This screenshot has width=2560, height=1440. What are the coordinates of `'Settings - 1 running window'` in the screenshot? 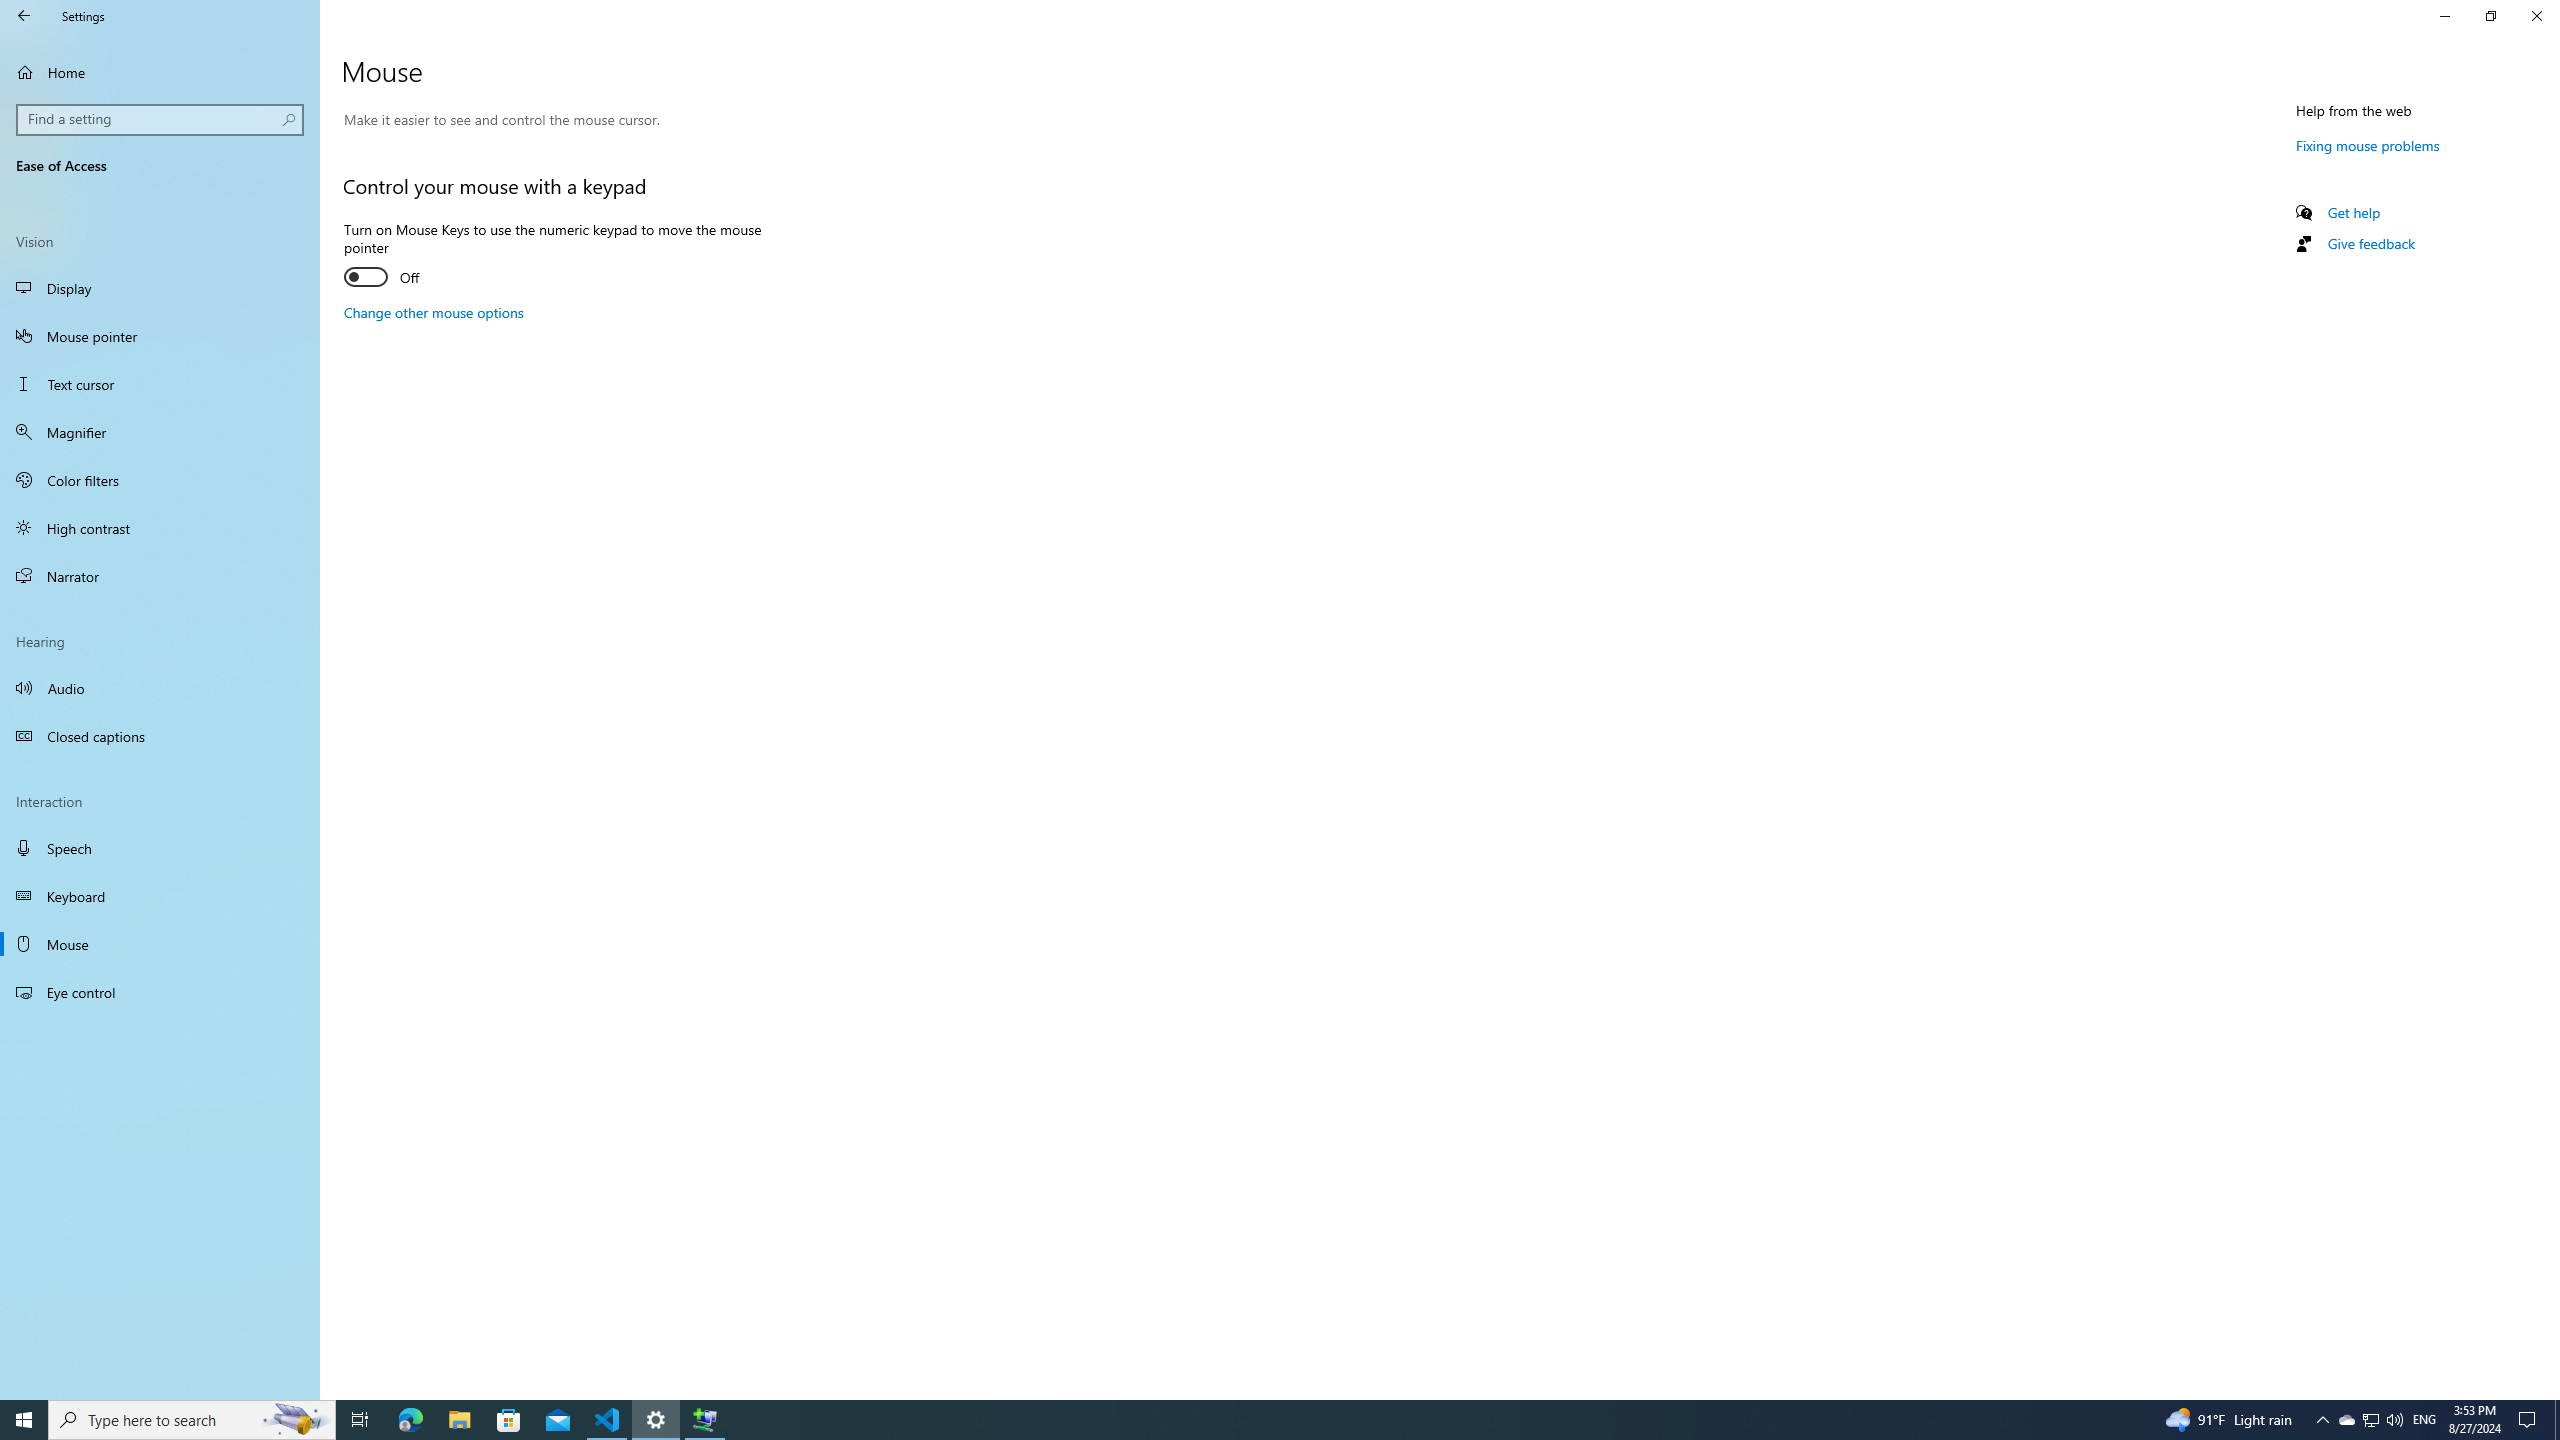 It's located at (656, 1418).